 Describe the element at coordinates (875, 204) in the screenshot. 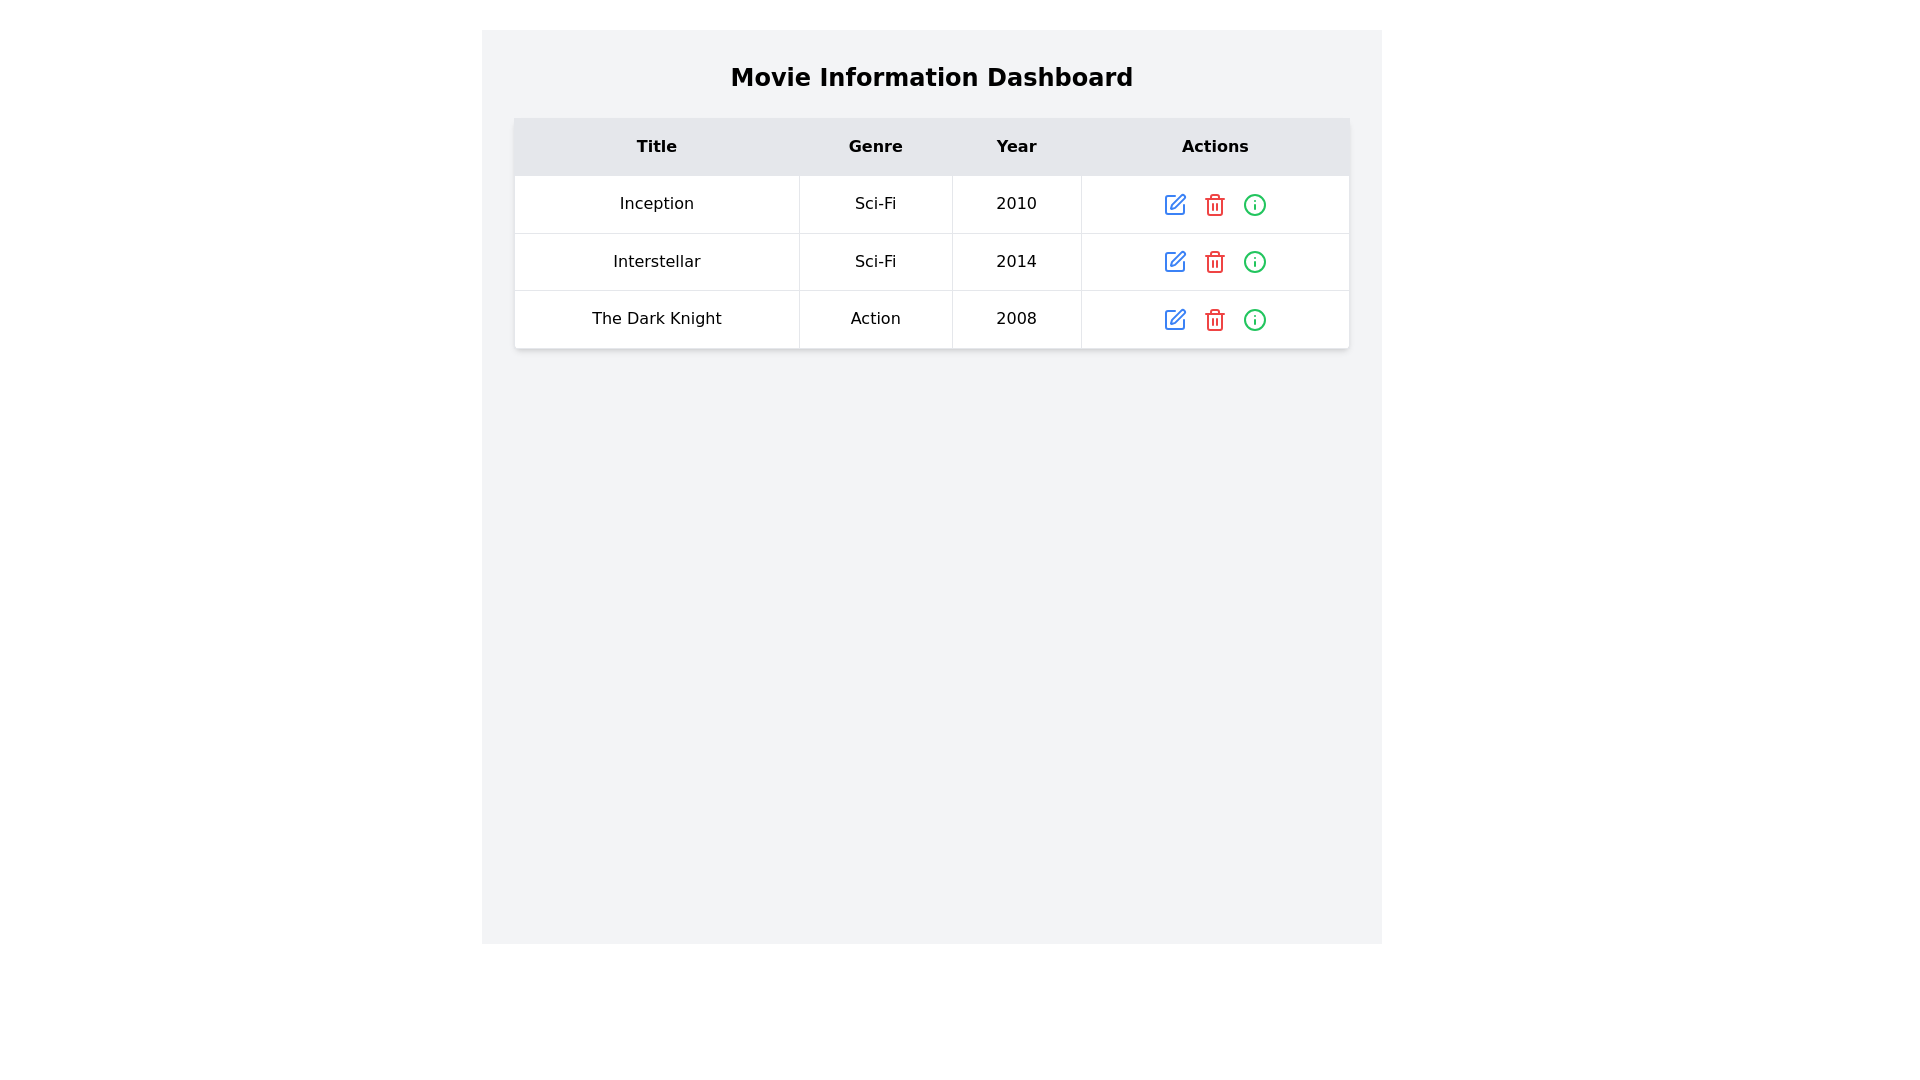

I see `the 'Sci-Fi' text label in the second column of the first row of the table under the 'Genre' header` at that location.